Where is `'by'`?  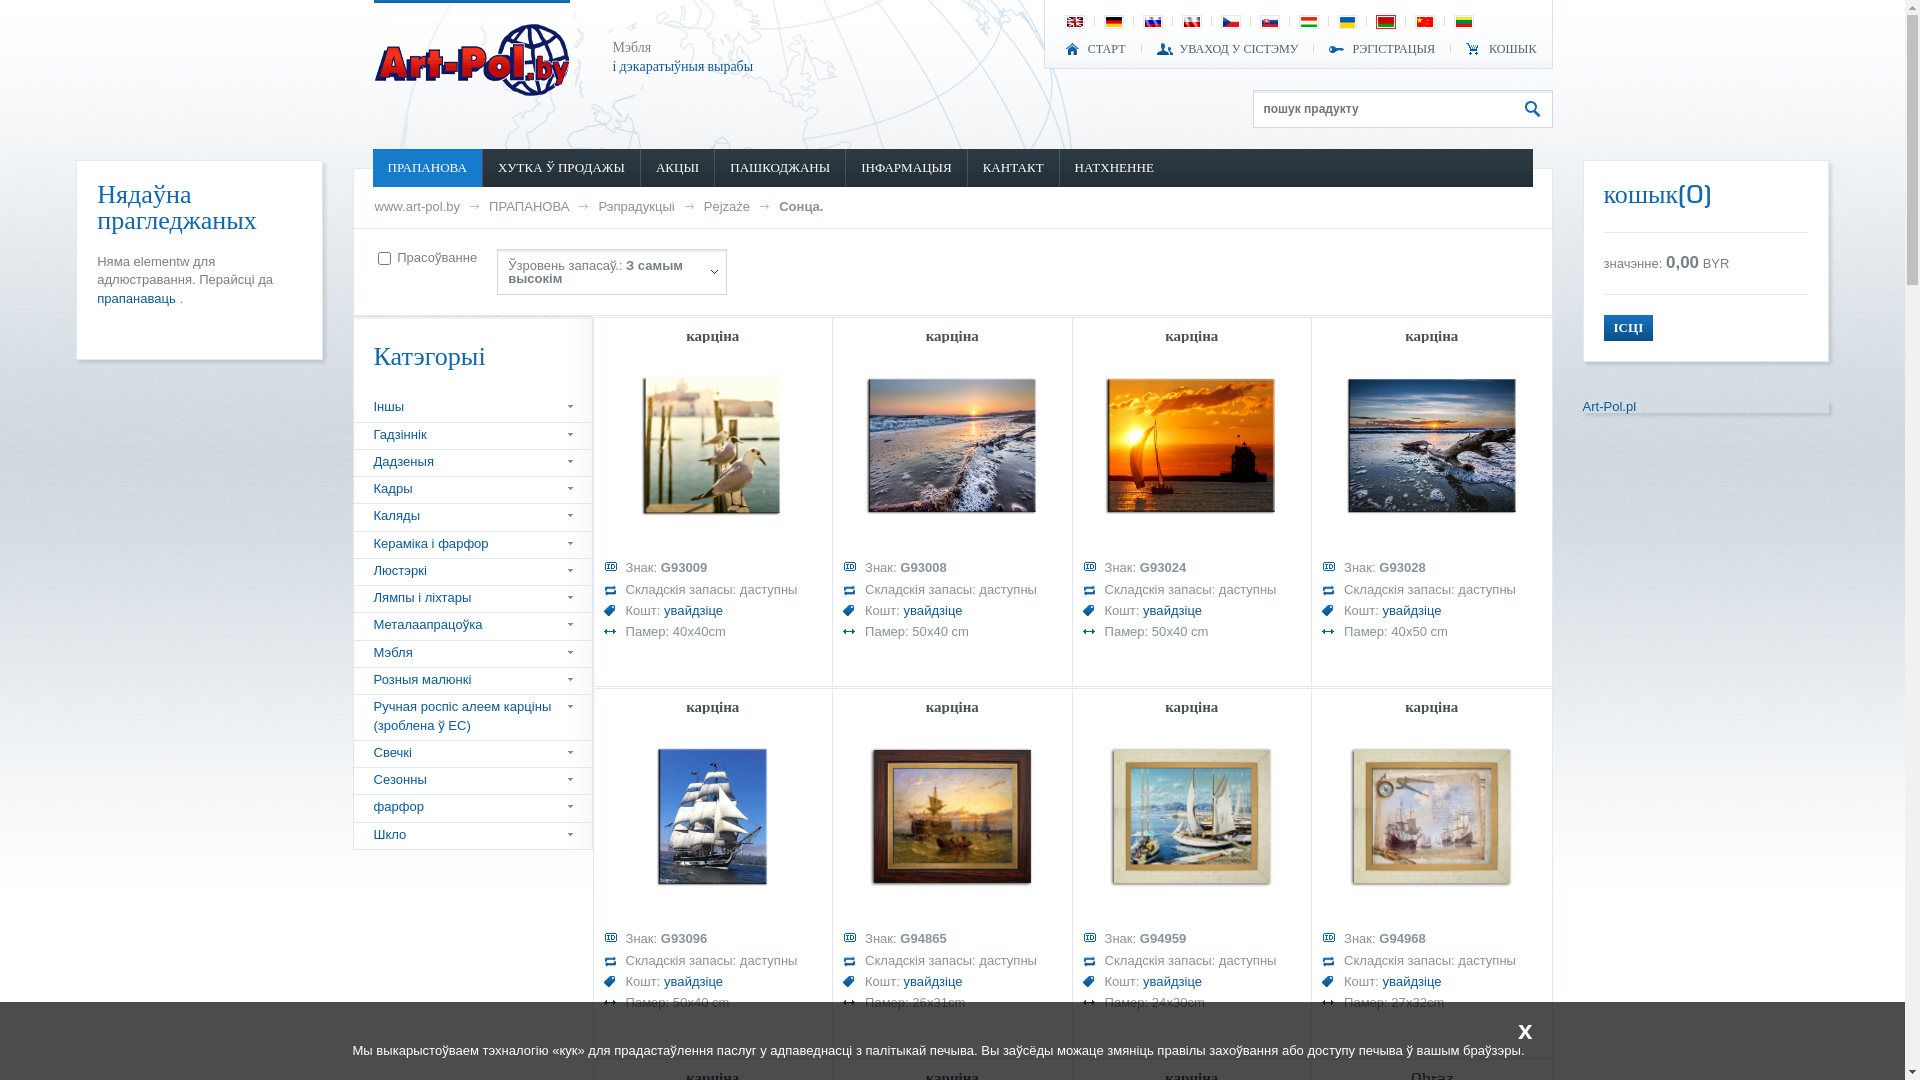 'by' is located at coordinates (1376, 22).